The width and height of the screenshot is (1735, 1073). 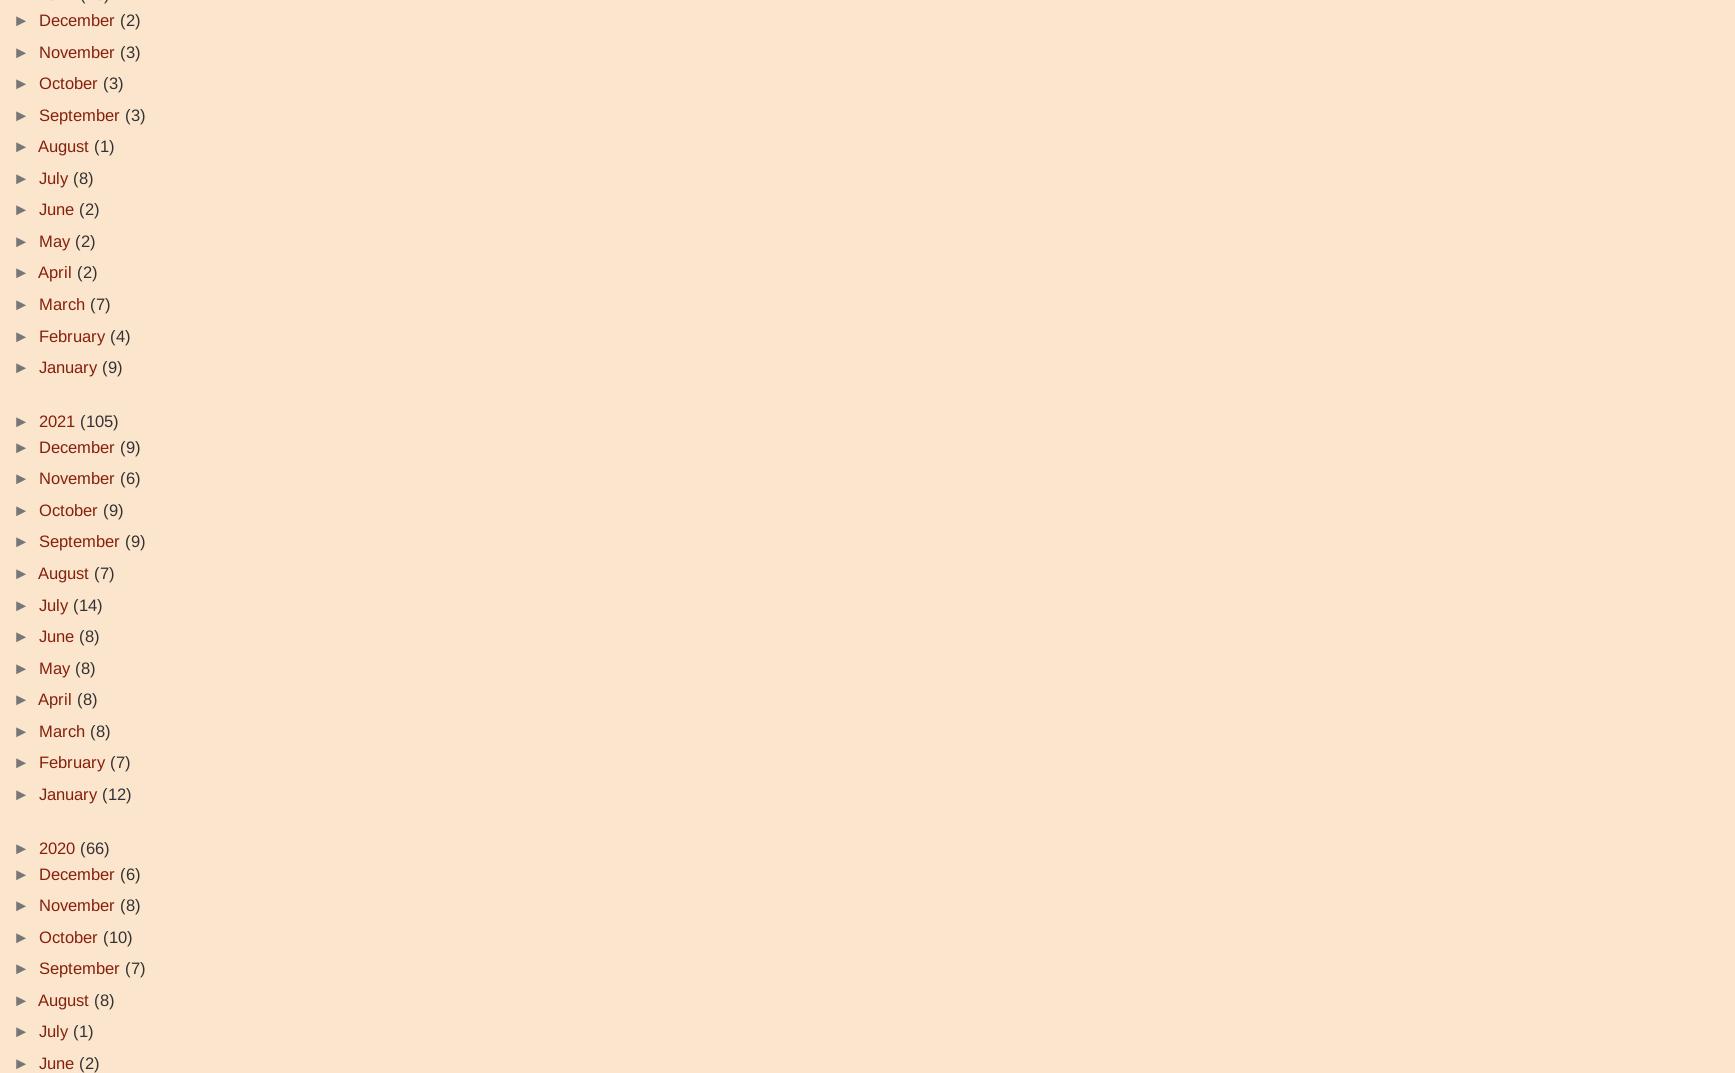 What do you see at coordinates (109, 335) in the screenshot?
I see `'(4)'` at bounding box center [109, 335].